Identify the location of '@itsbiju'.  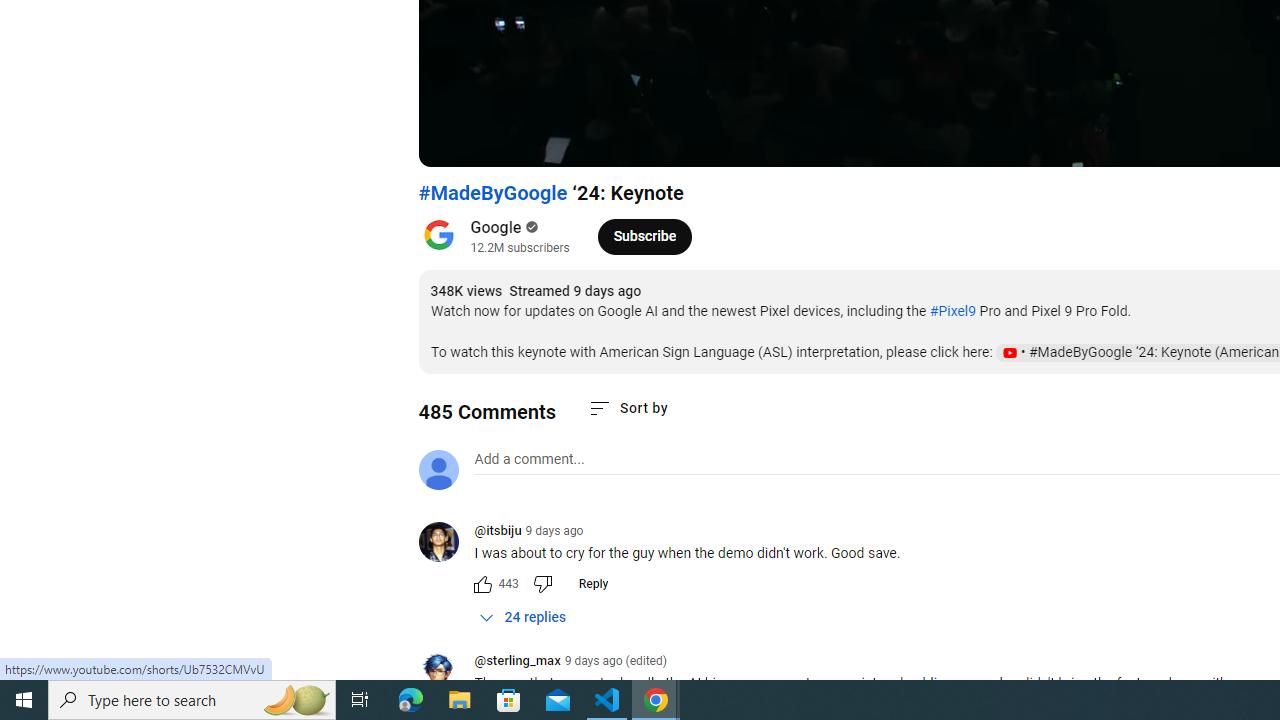
(497, 531).